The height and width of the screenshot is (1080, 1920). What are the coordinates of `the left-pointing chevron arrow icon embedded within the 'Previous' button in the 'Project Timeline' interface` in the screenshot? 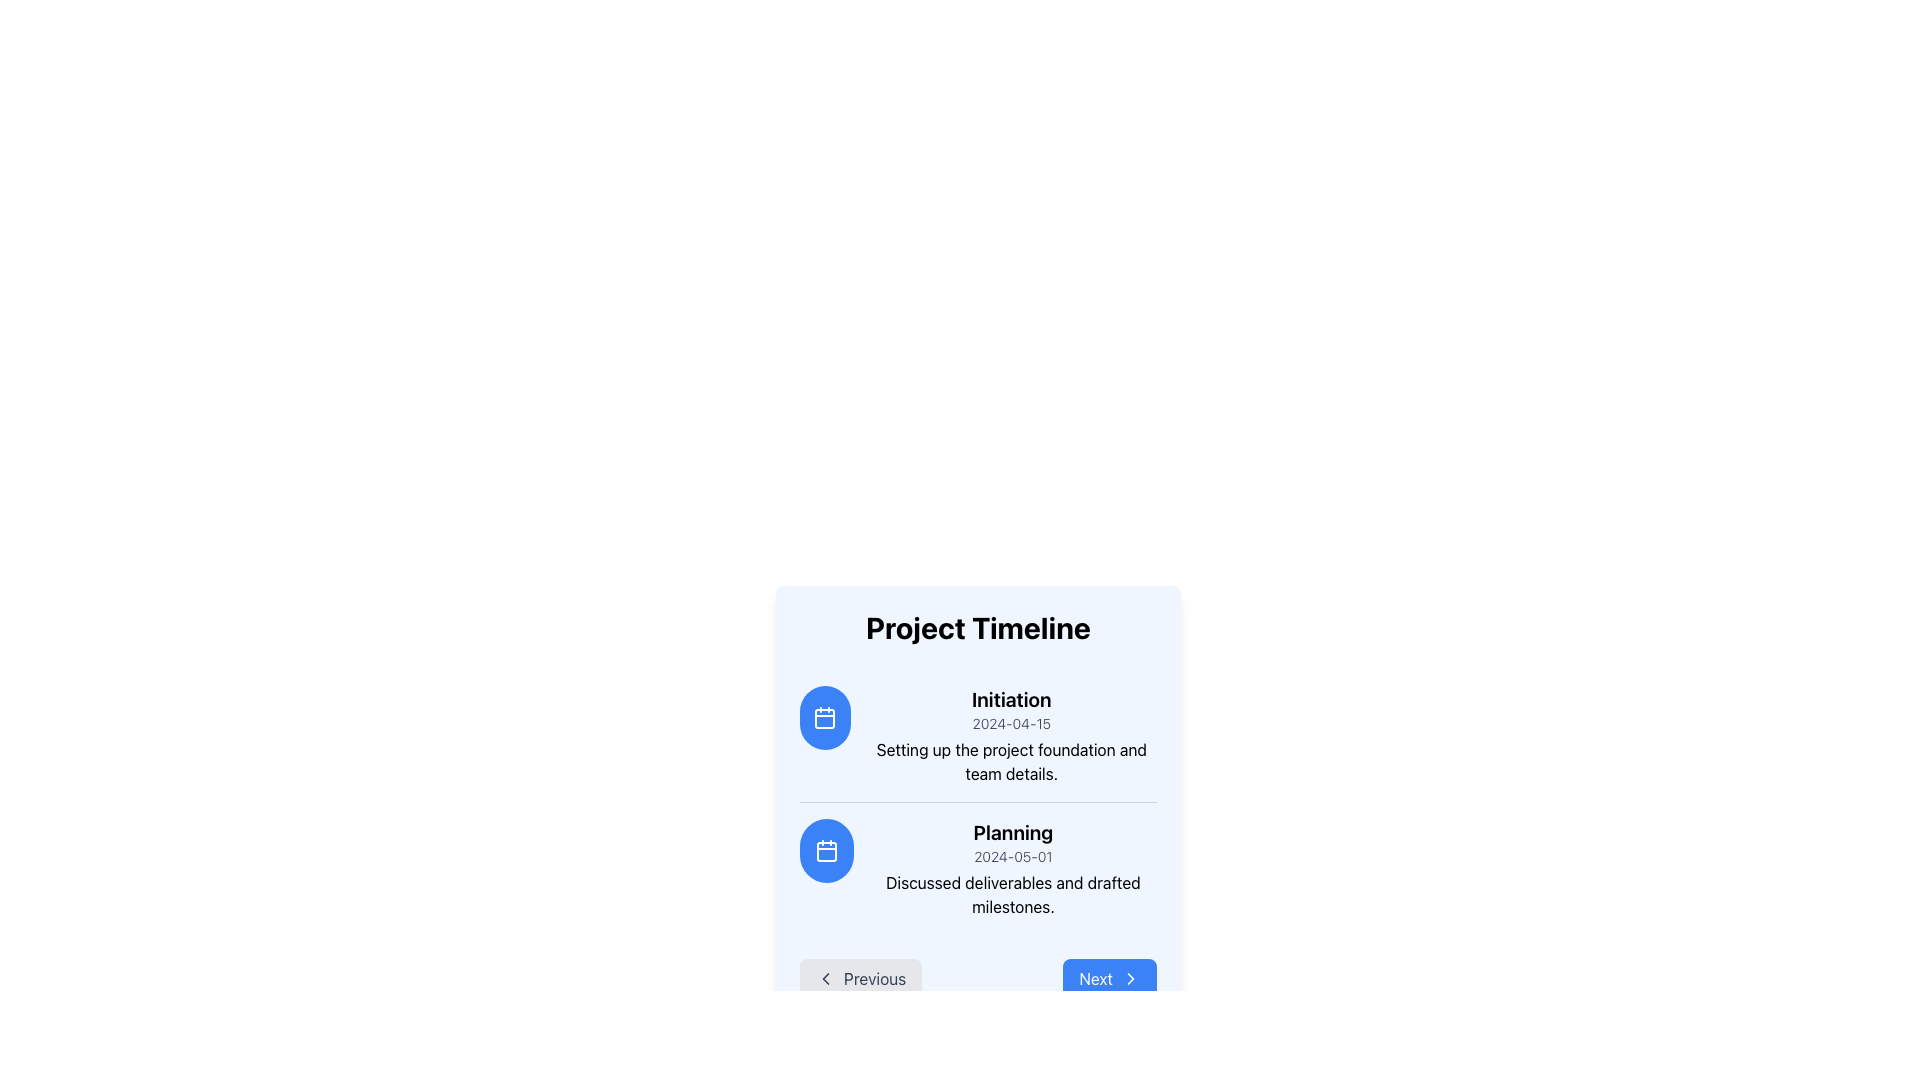 It's located at (825, 978).